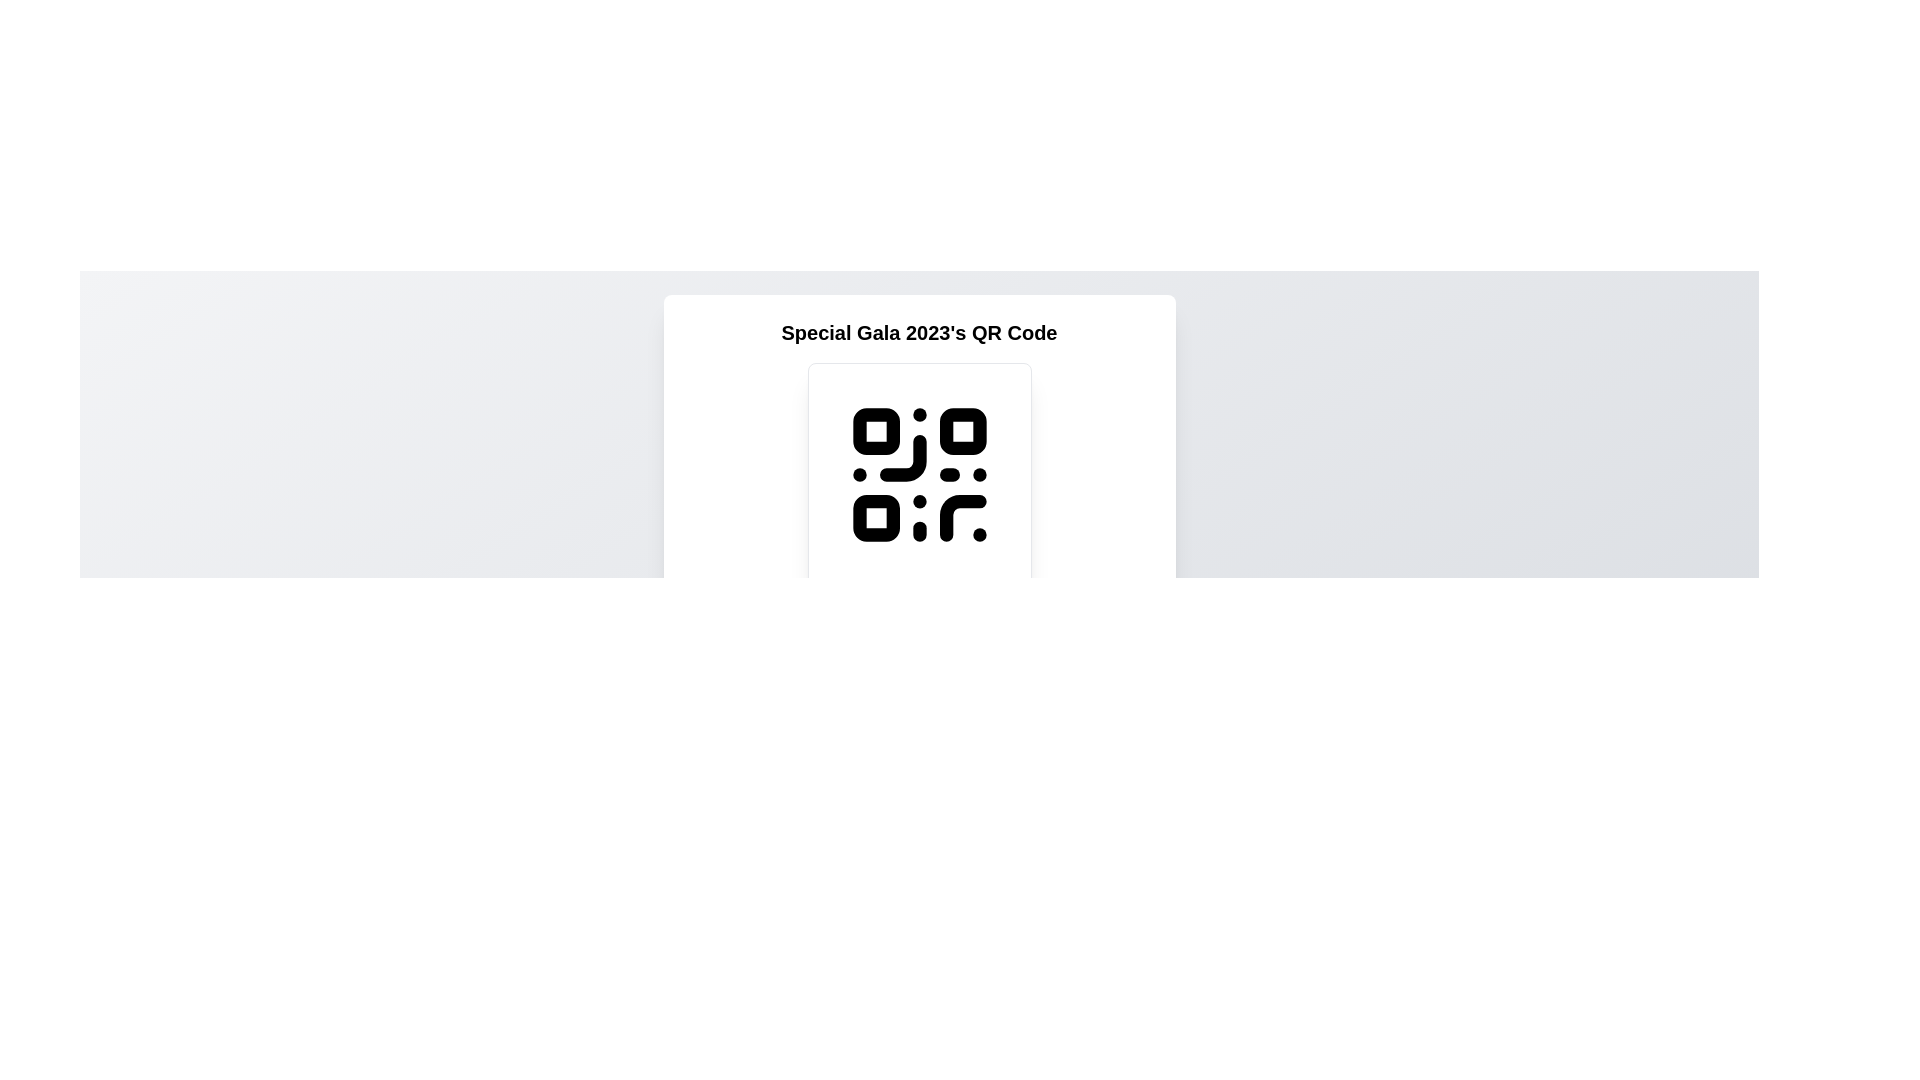  I want to click on the structural pattern element located in the top-left corner of the QR code, contributing to its scannability and integrity, if interaction is supported, so click(875, 430).